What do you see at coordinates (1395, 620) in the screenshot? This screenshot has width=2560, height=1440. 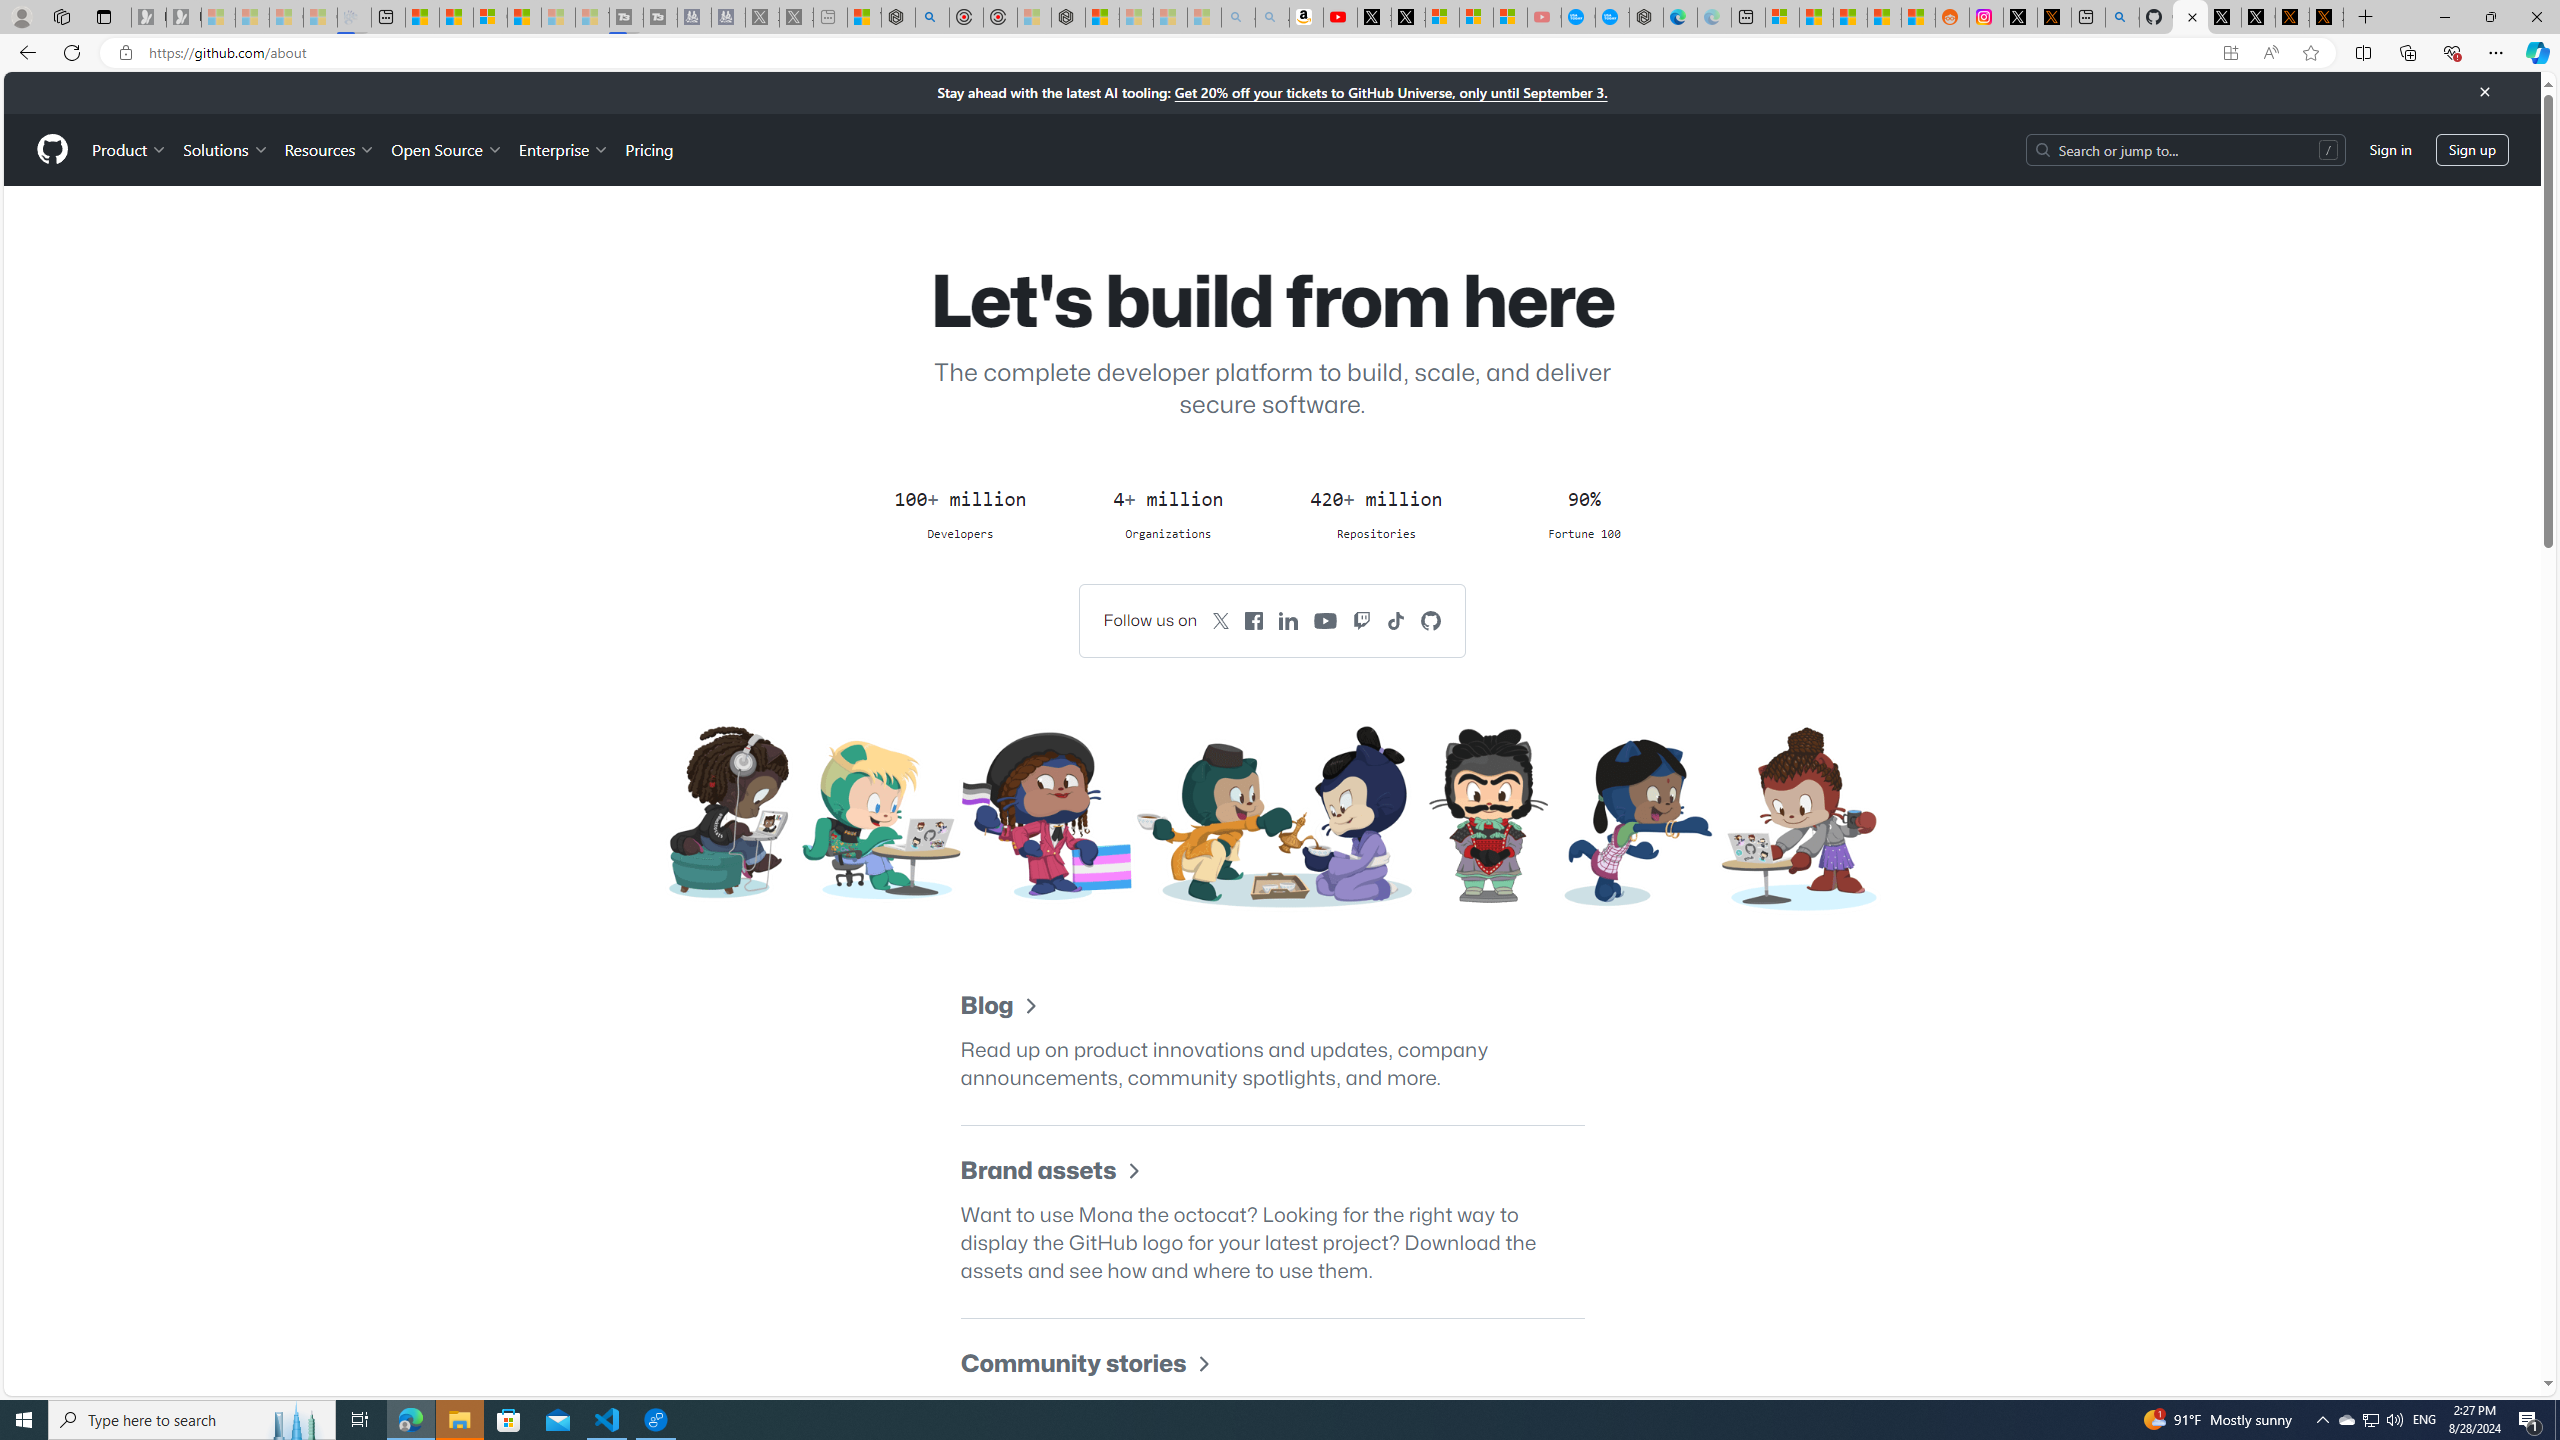 I see `'GitHub on TikTok'` at bounding box center [1395, 620].